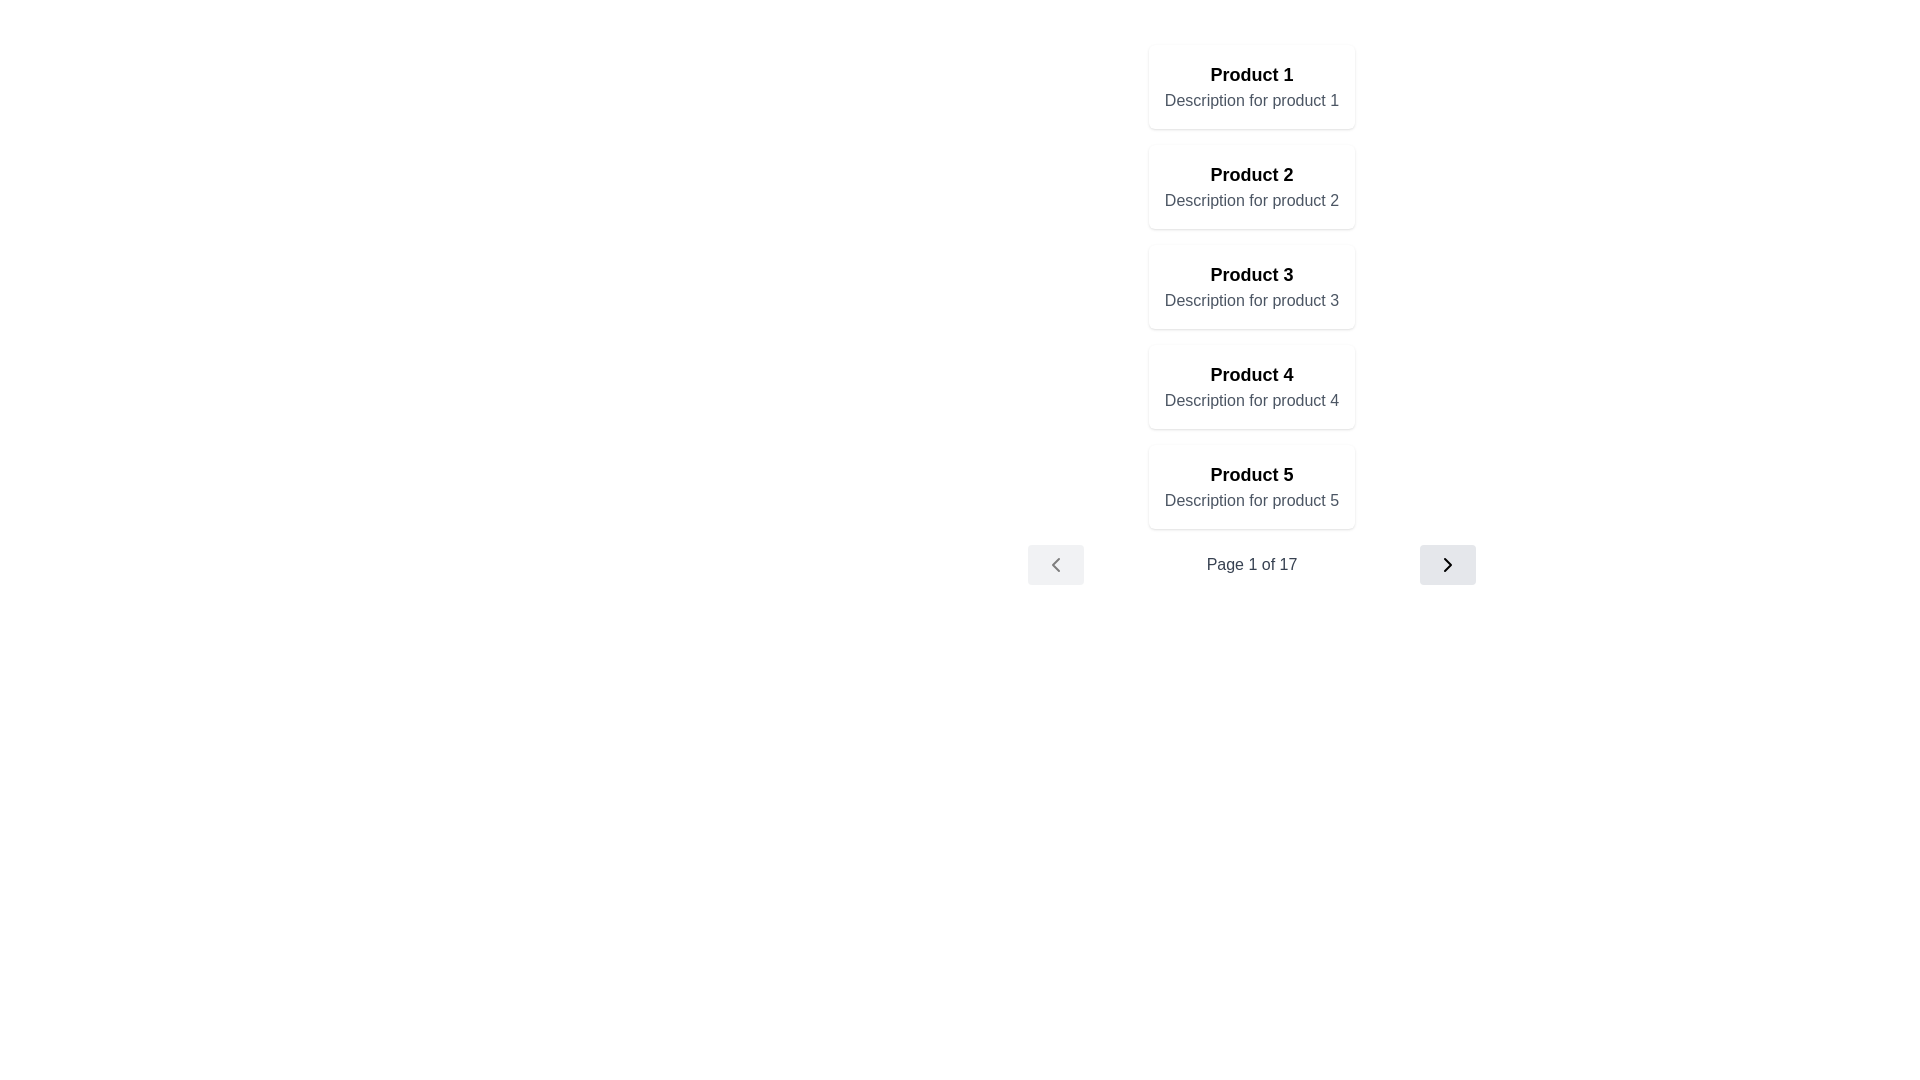  I want to click on the 'Next' button located in the pagination bar, which is positioned to the right of 'Page 1 of 17' and is the rightmost button in the navigation group, so click(1448, 564).